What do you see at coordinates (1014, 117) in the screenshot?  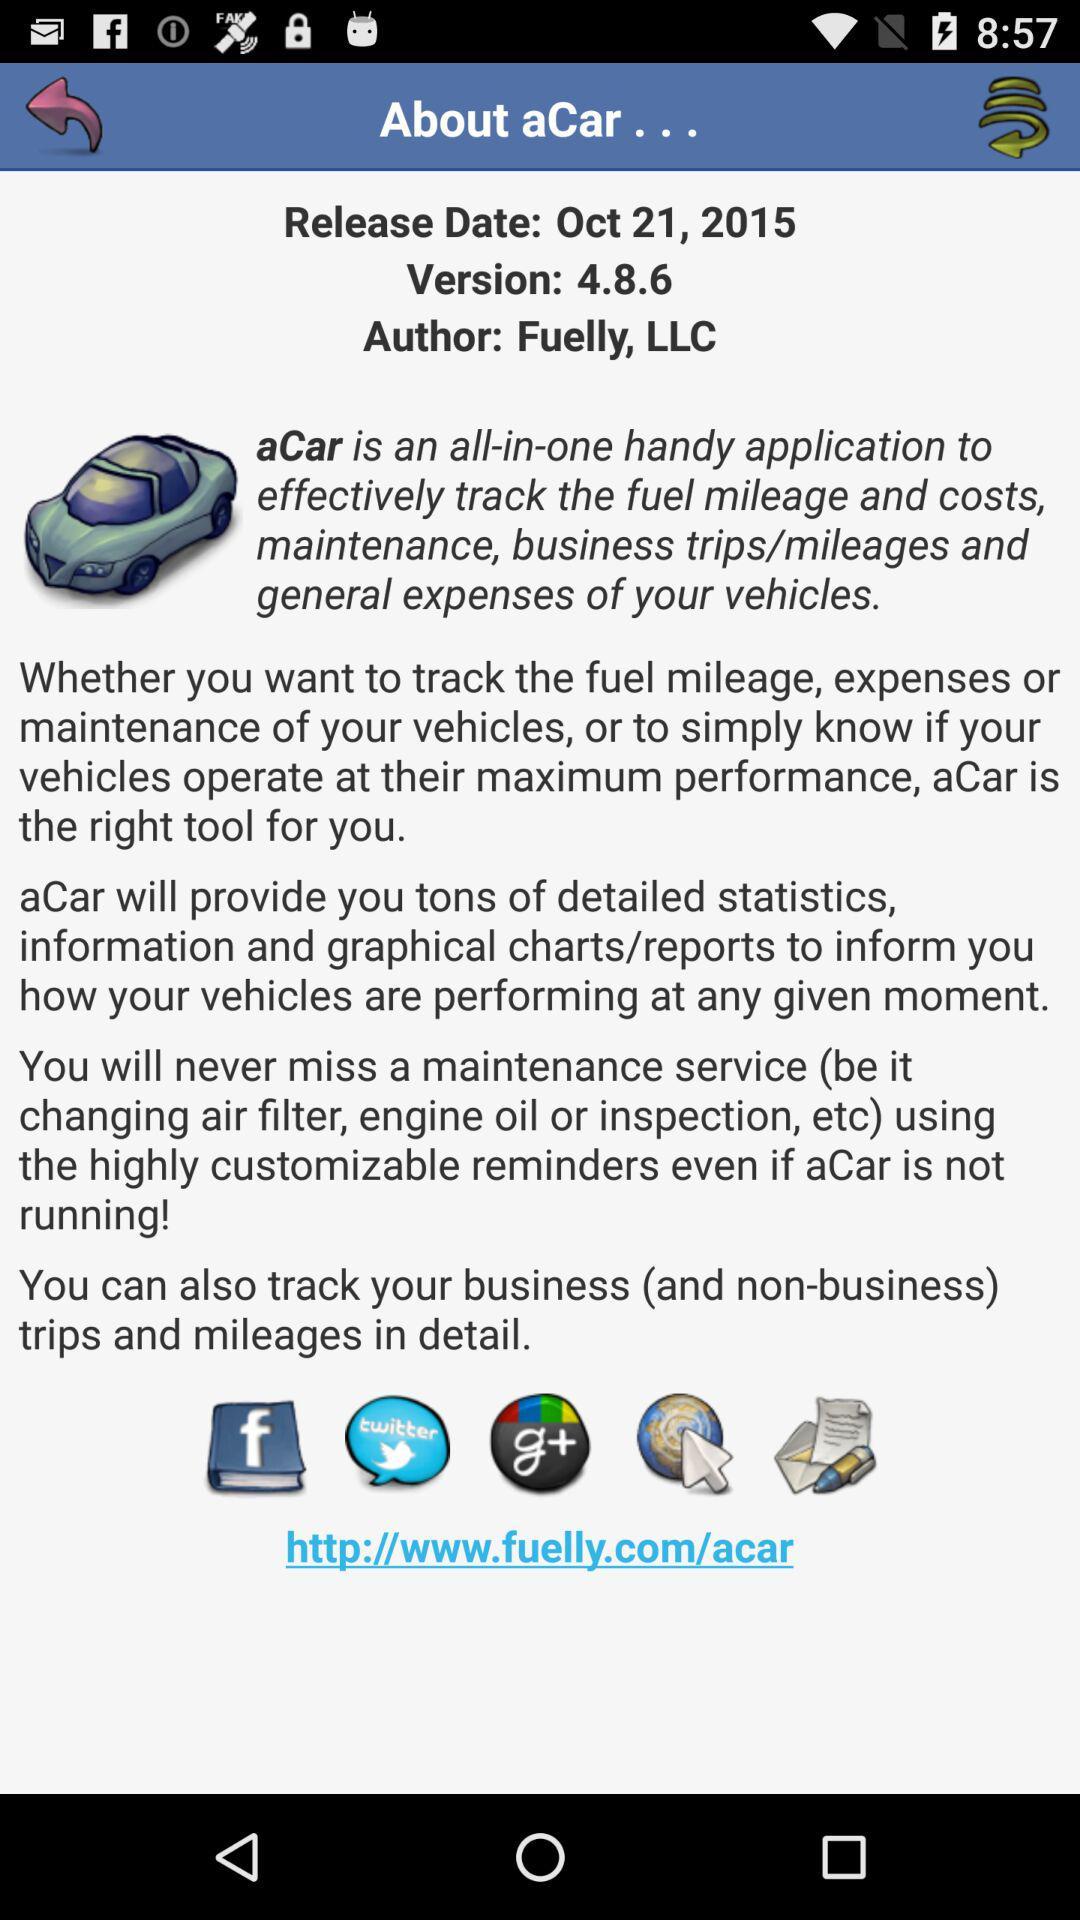 I see `icon above acar is an icon` at bounding box center [1014, 117].